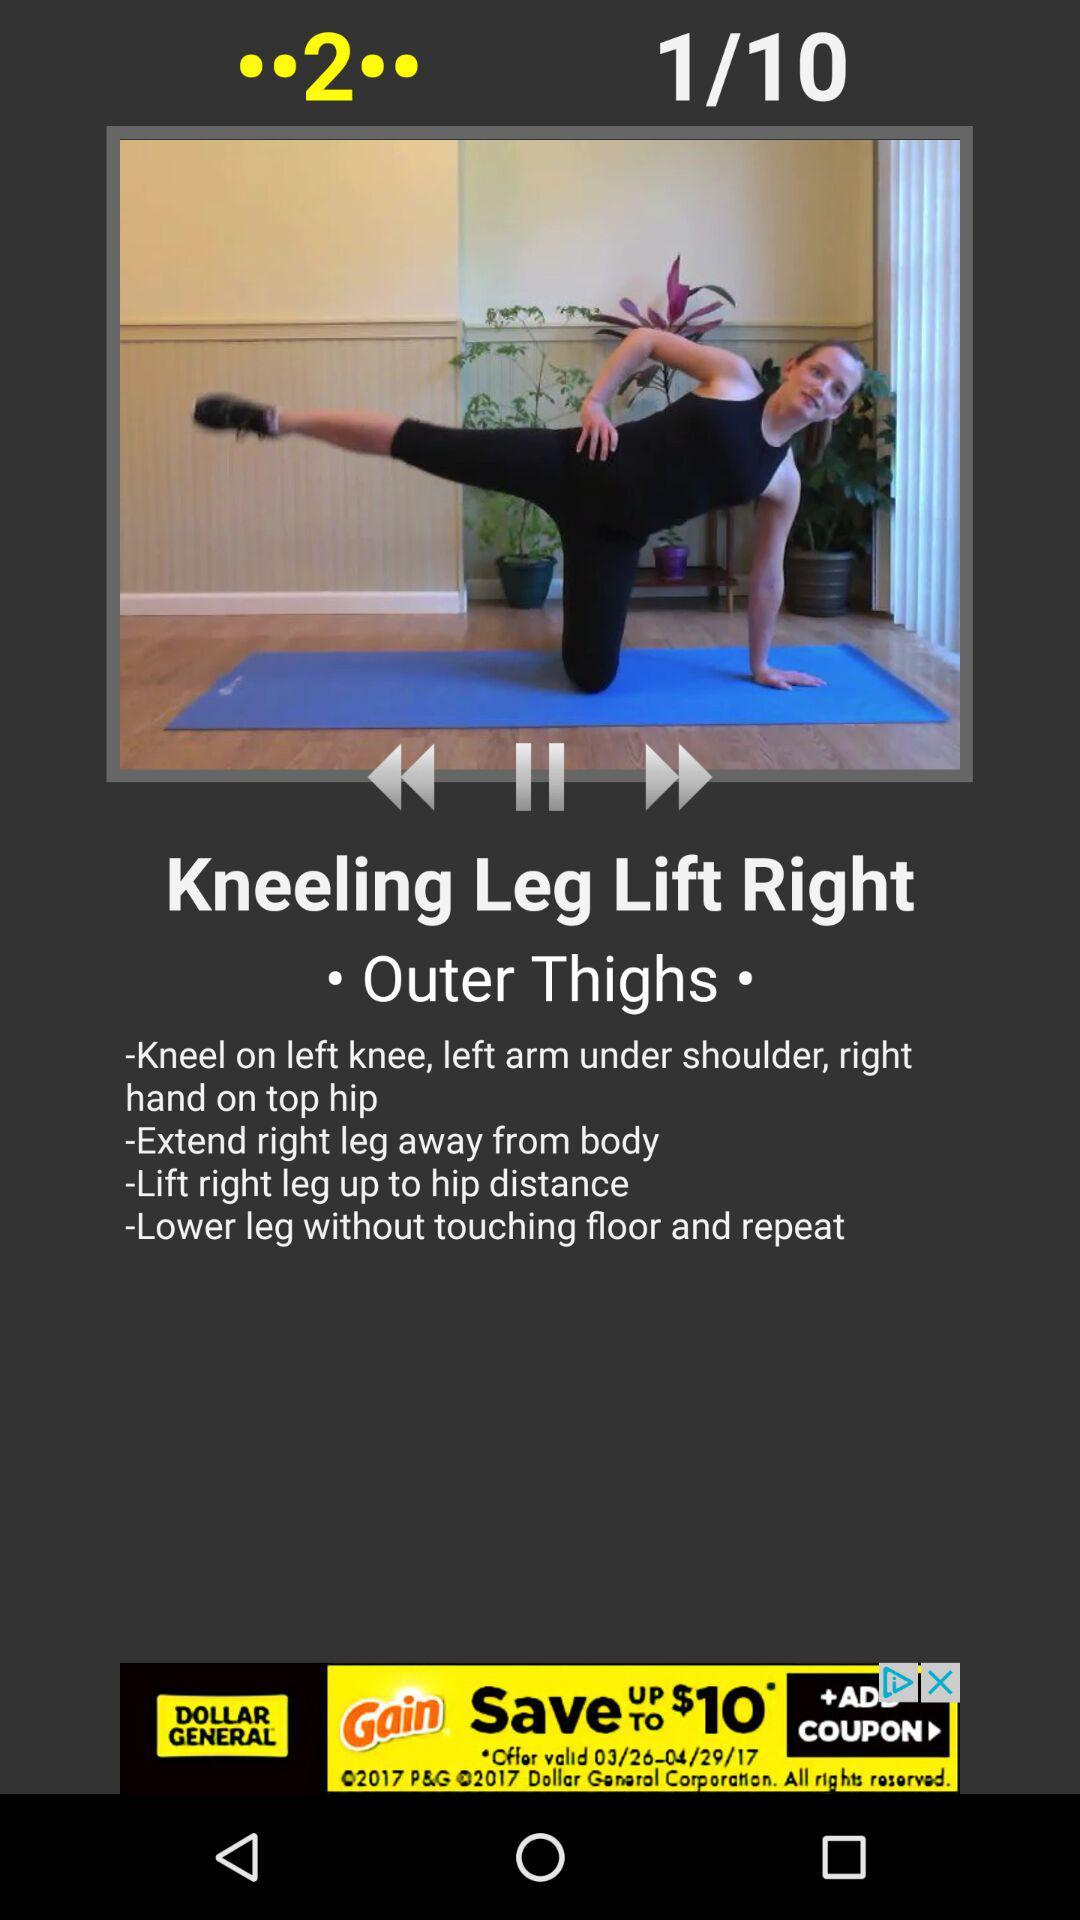  I want to click on pause playback, so click(540, 776).